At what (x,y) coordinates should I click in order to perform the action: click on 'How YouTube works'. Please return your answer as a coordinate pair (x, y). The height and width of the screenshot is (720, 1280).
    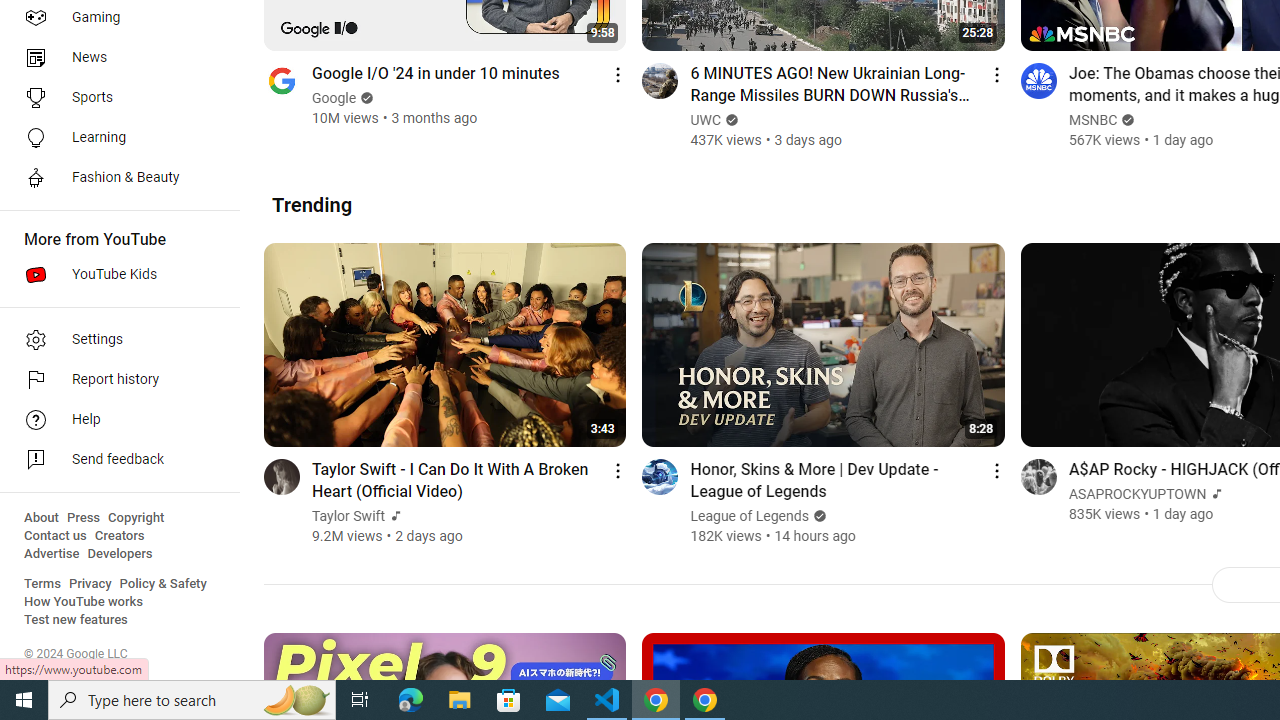
    Looking at the image, I should click on (82, 601).